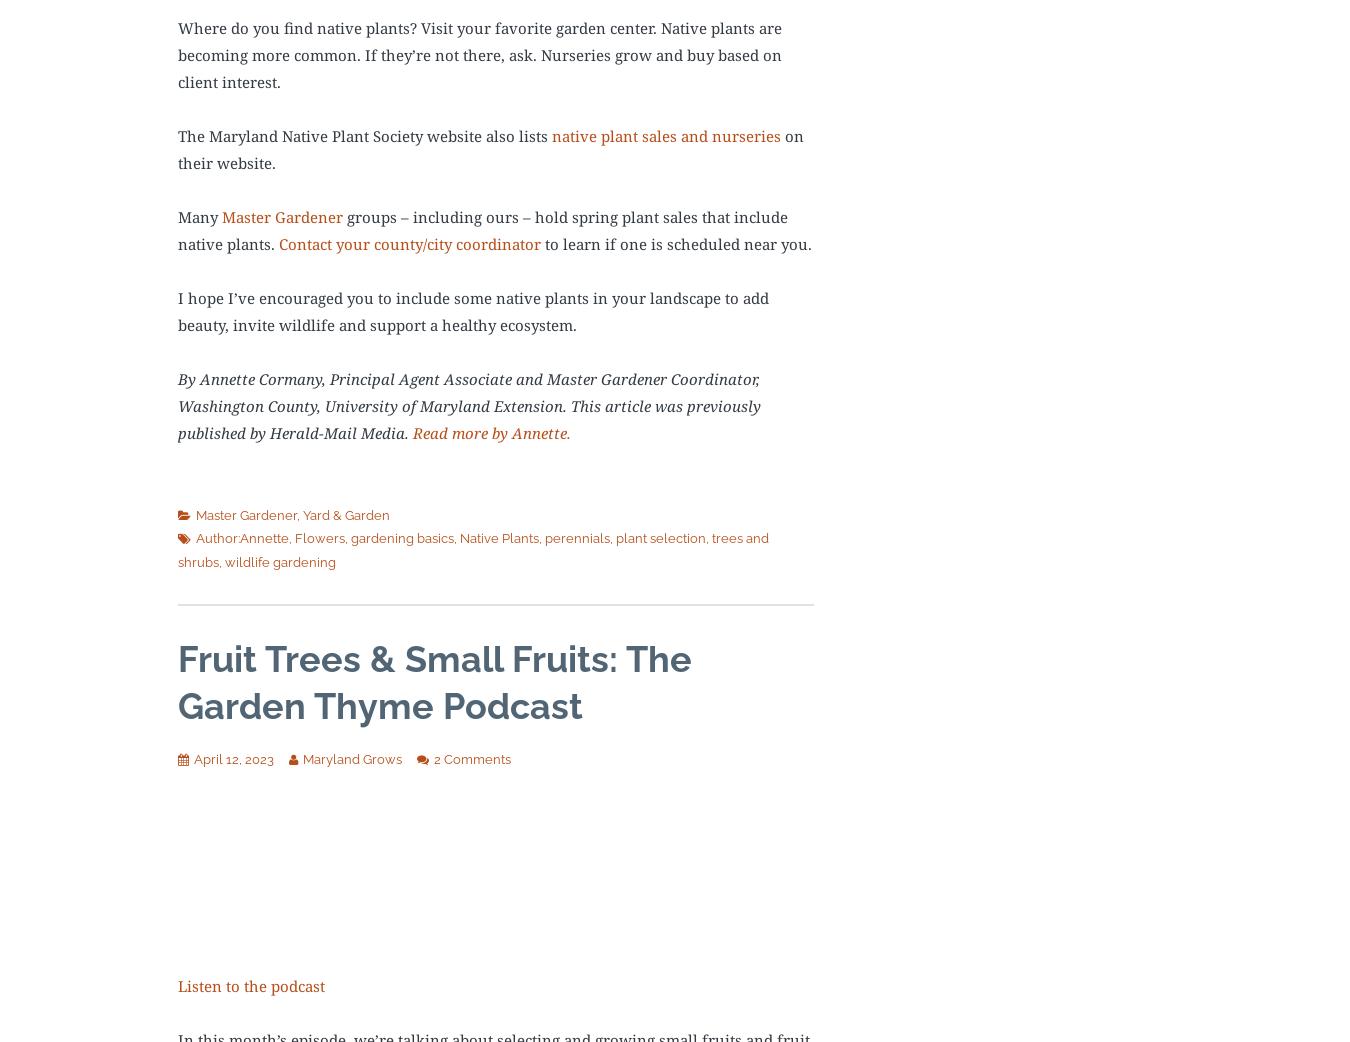 The height and width of the screenshot is (1042, 1350). Describe the element at coordinates (196, 537) in the screenshot. I see `'Author:Annette'` at that location.